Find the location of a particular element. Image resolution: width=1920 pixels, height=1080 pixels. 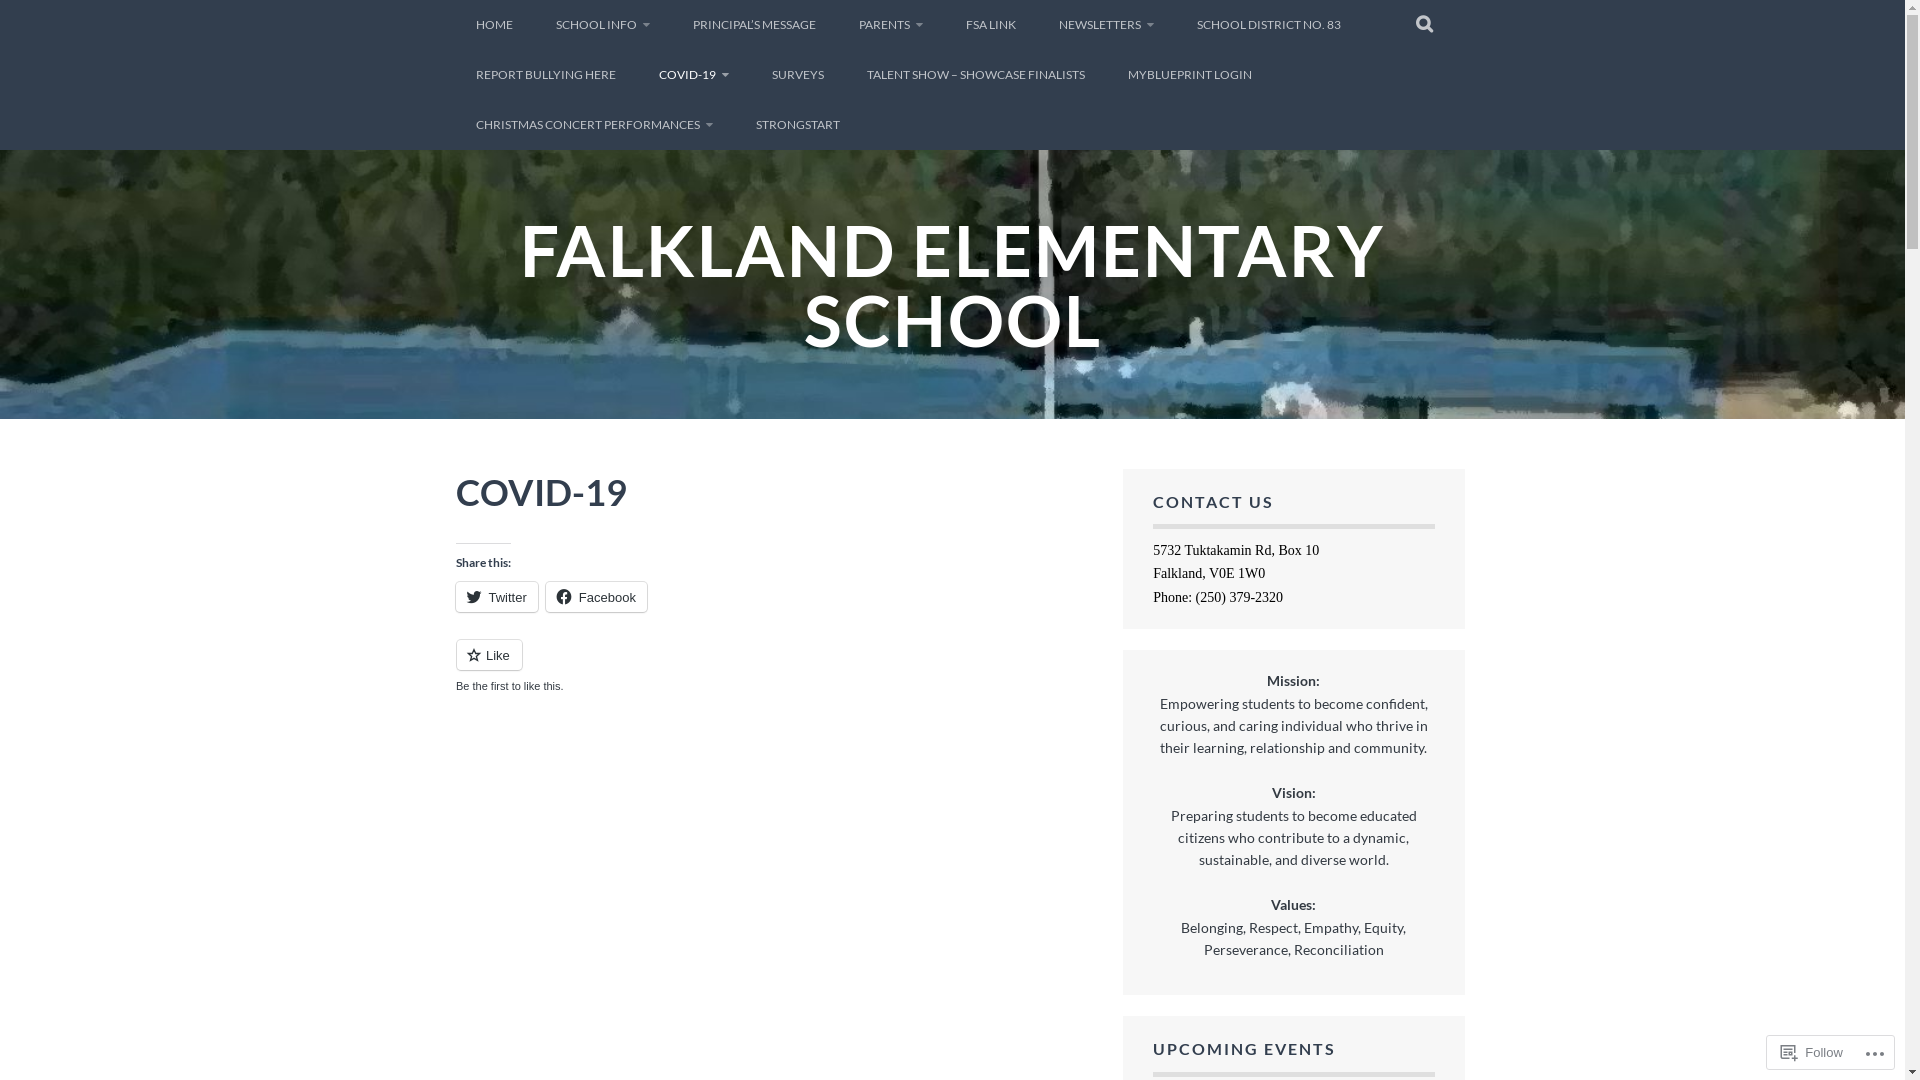

'CHRISTMAS CONCERT PERFORMANCES' is located at coordinates (455, 124).